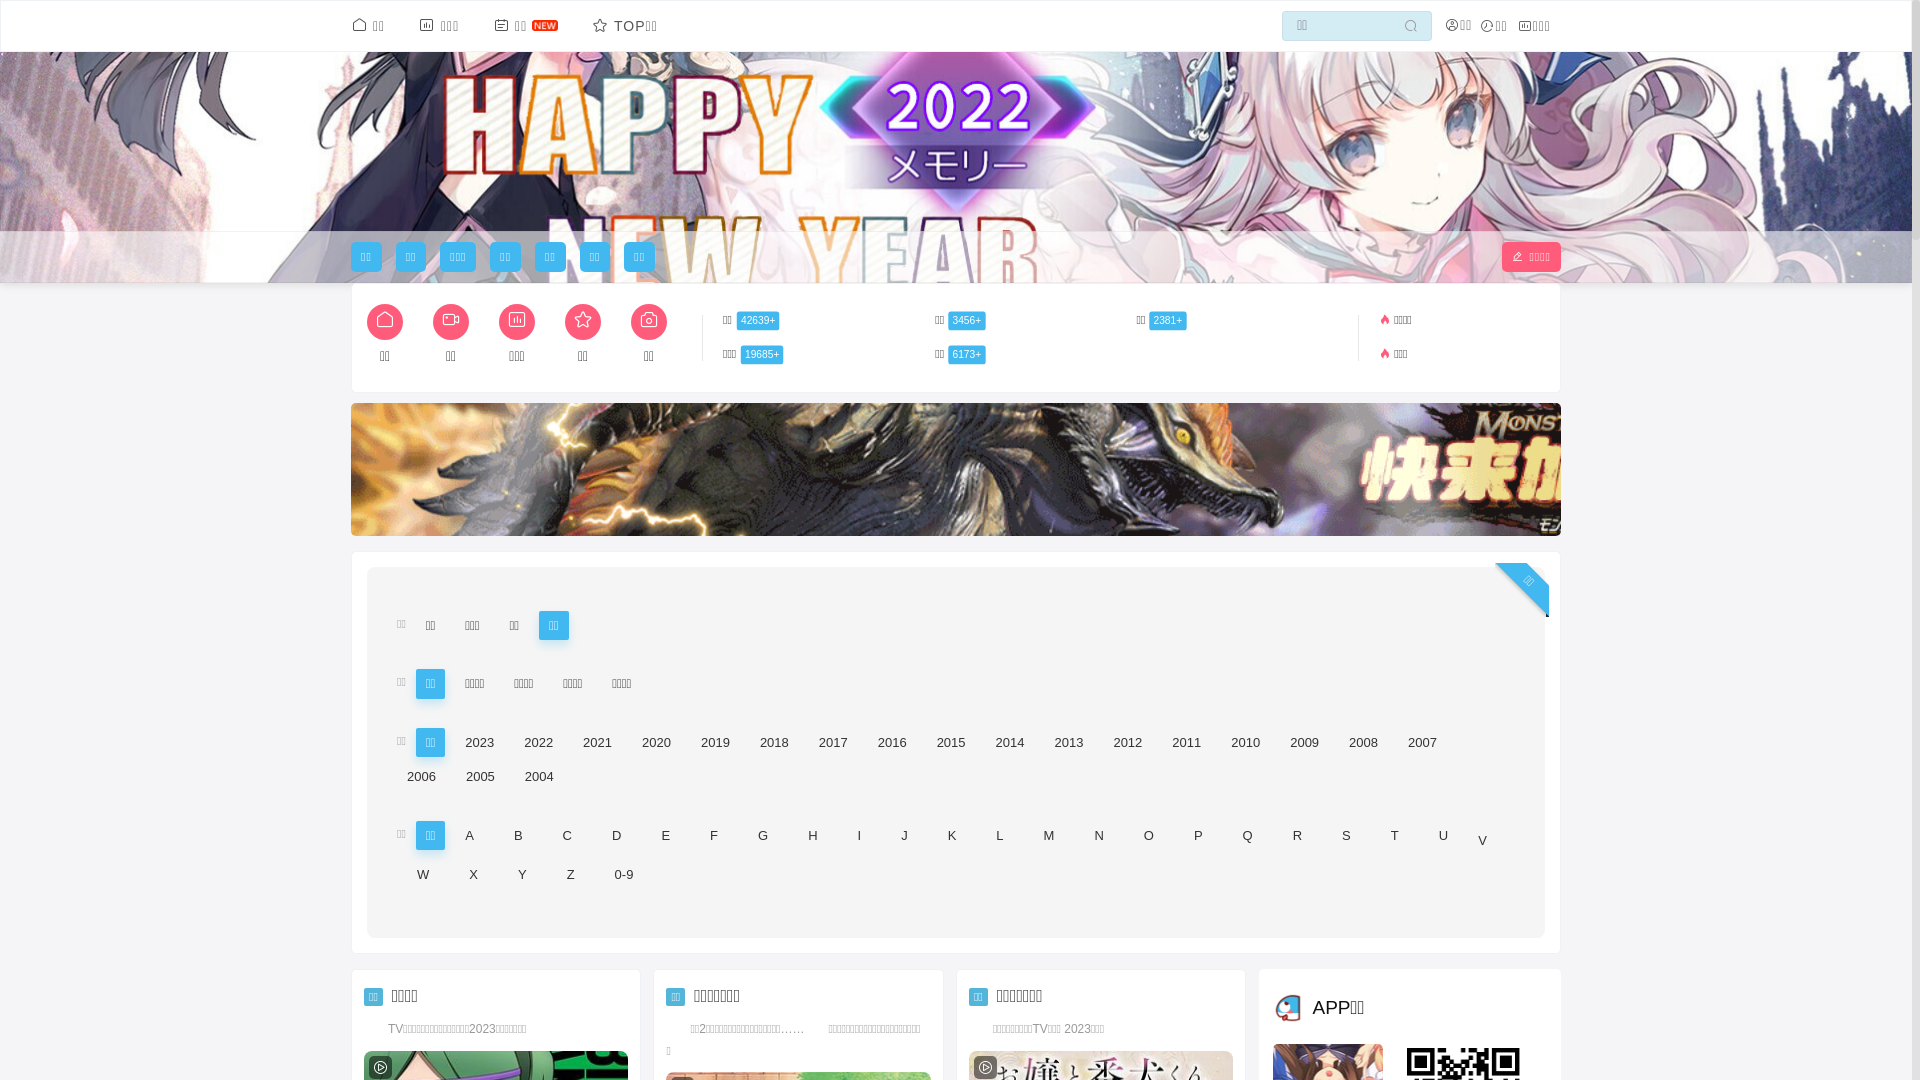 The image size is (1920, 1080). What do you see at coordinates (570, 873) in the screenshot?
I see `'Z'` at bounding box center [570, 873].